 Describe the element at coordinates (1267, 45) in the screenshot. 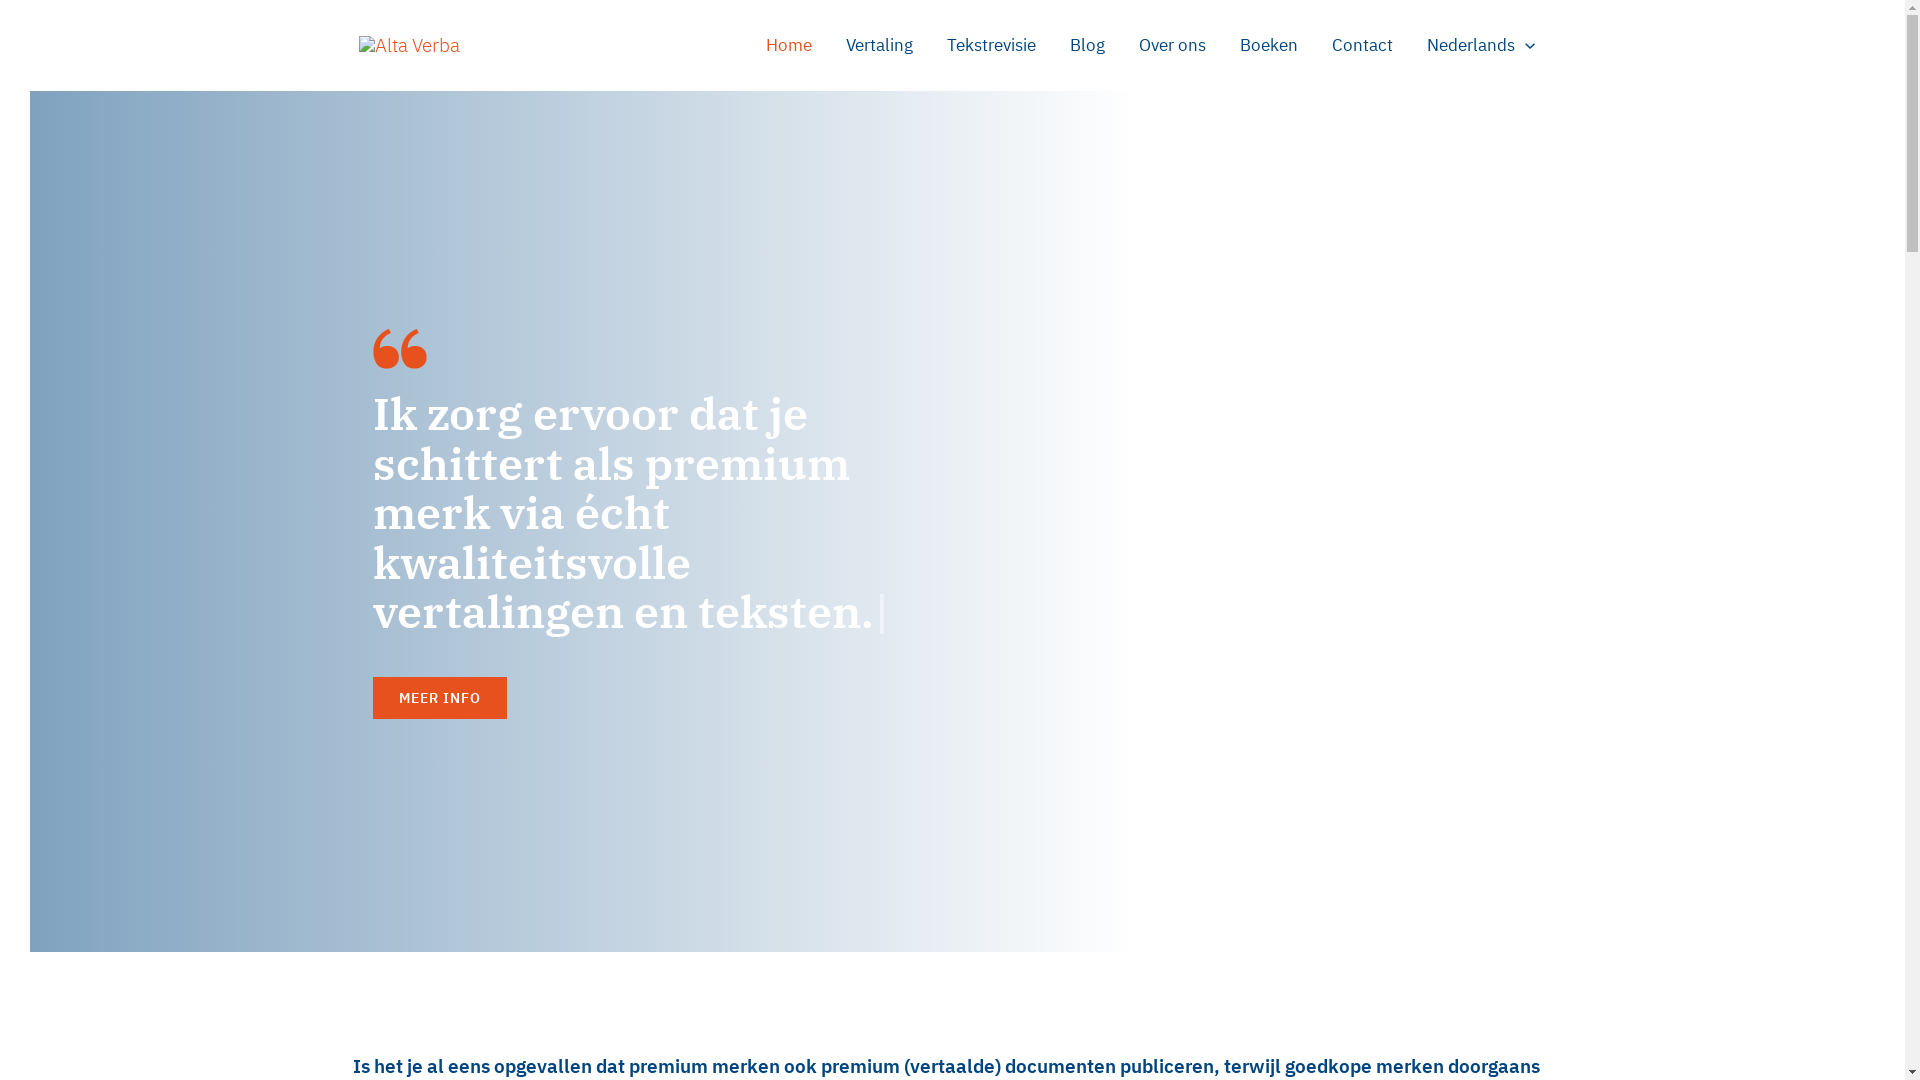

I see `'Boeken'` at that location.